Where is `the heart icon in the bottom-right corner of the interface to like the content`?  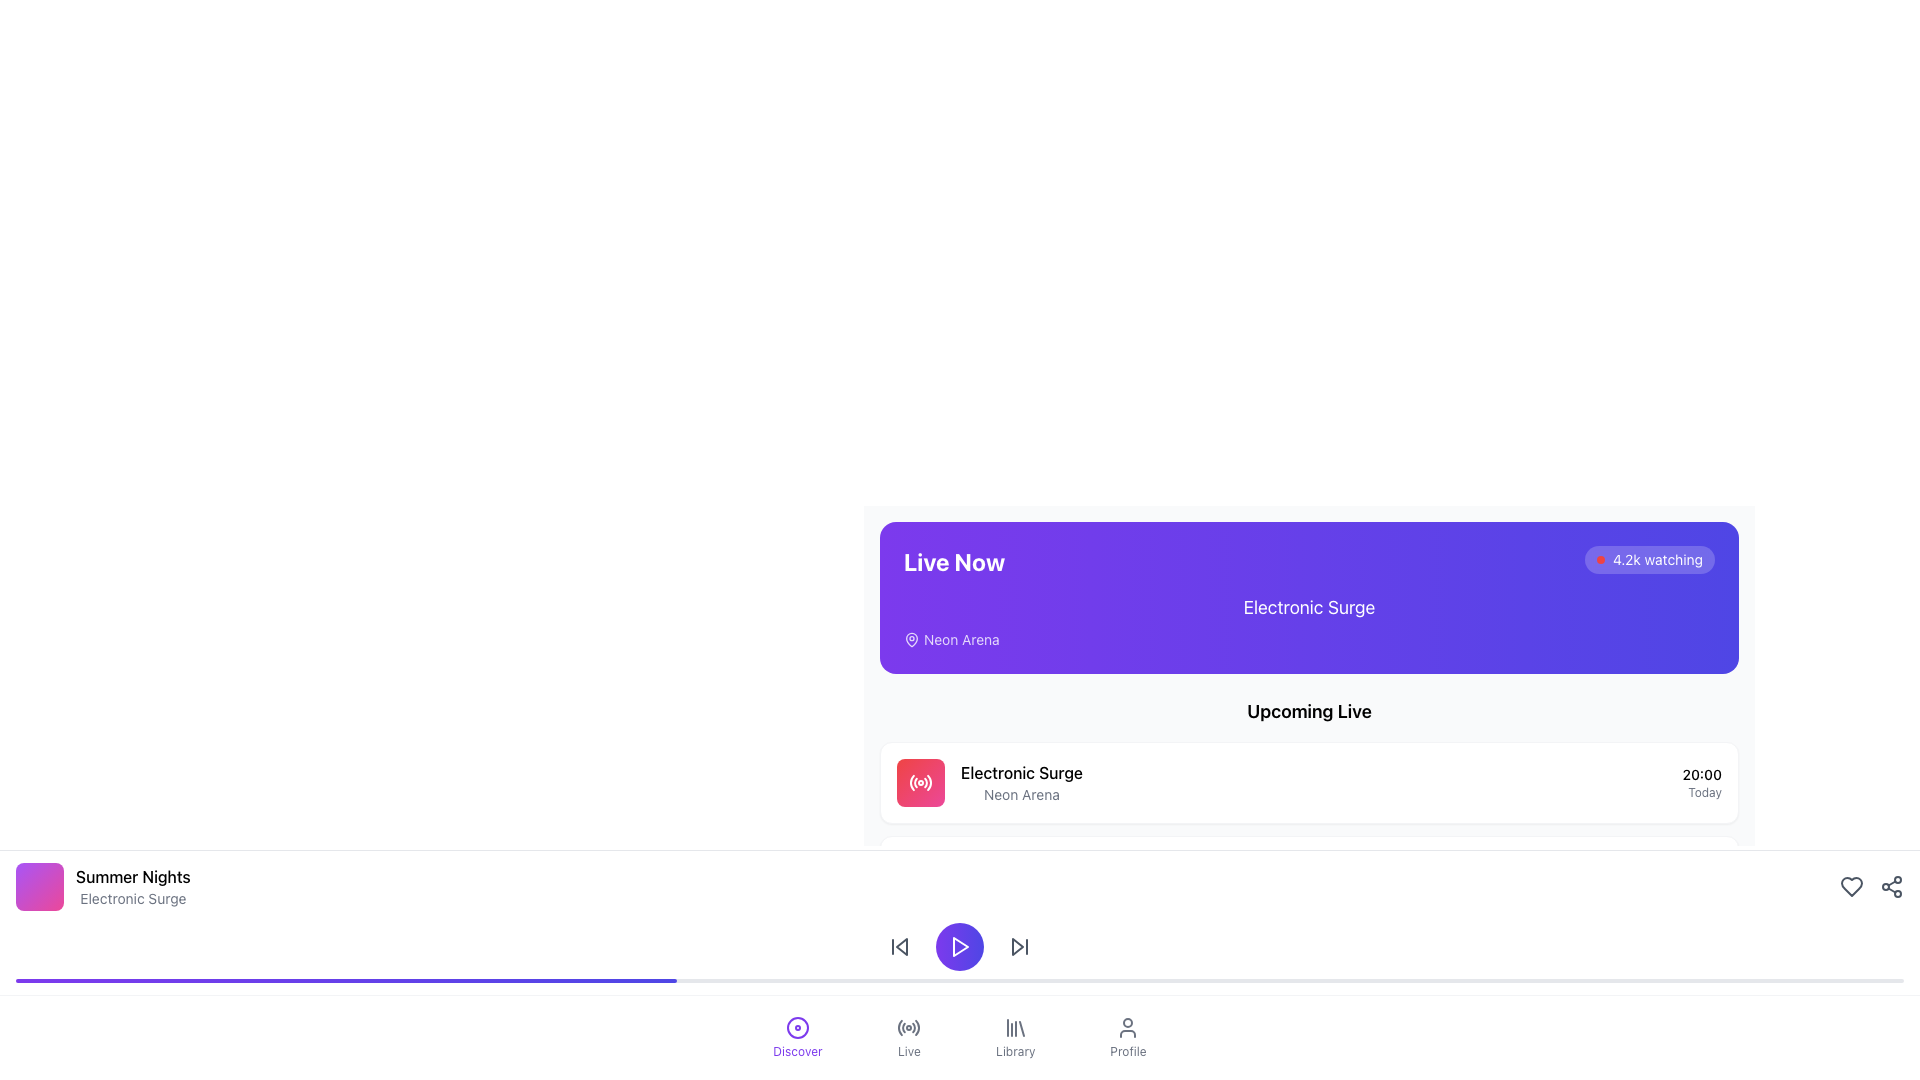 the heart icon in the bottom-right corner of the interface to like the content is located at coordinates (1871, 886).